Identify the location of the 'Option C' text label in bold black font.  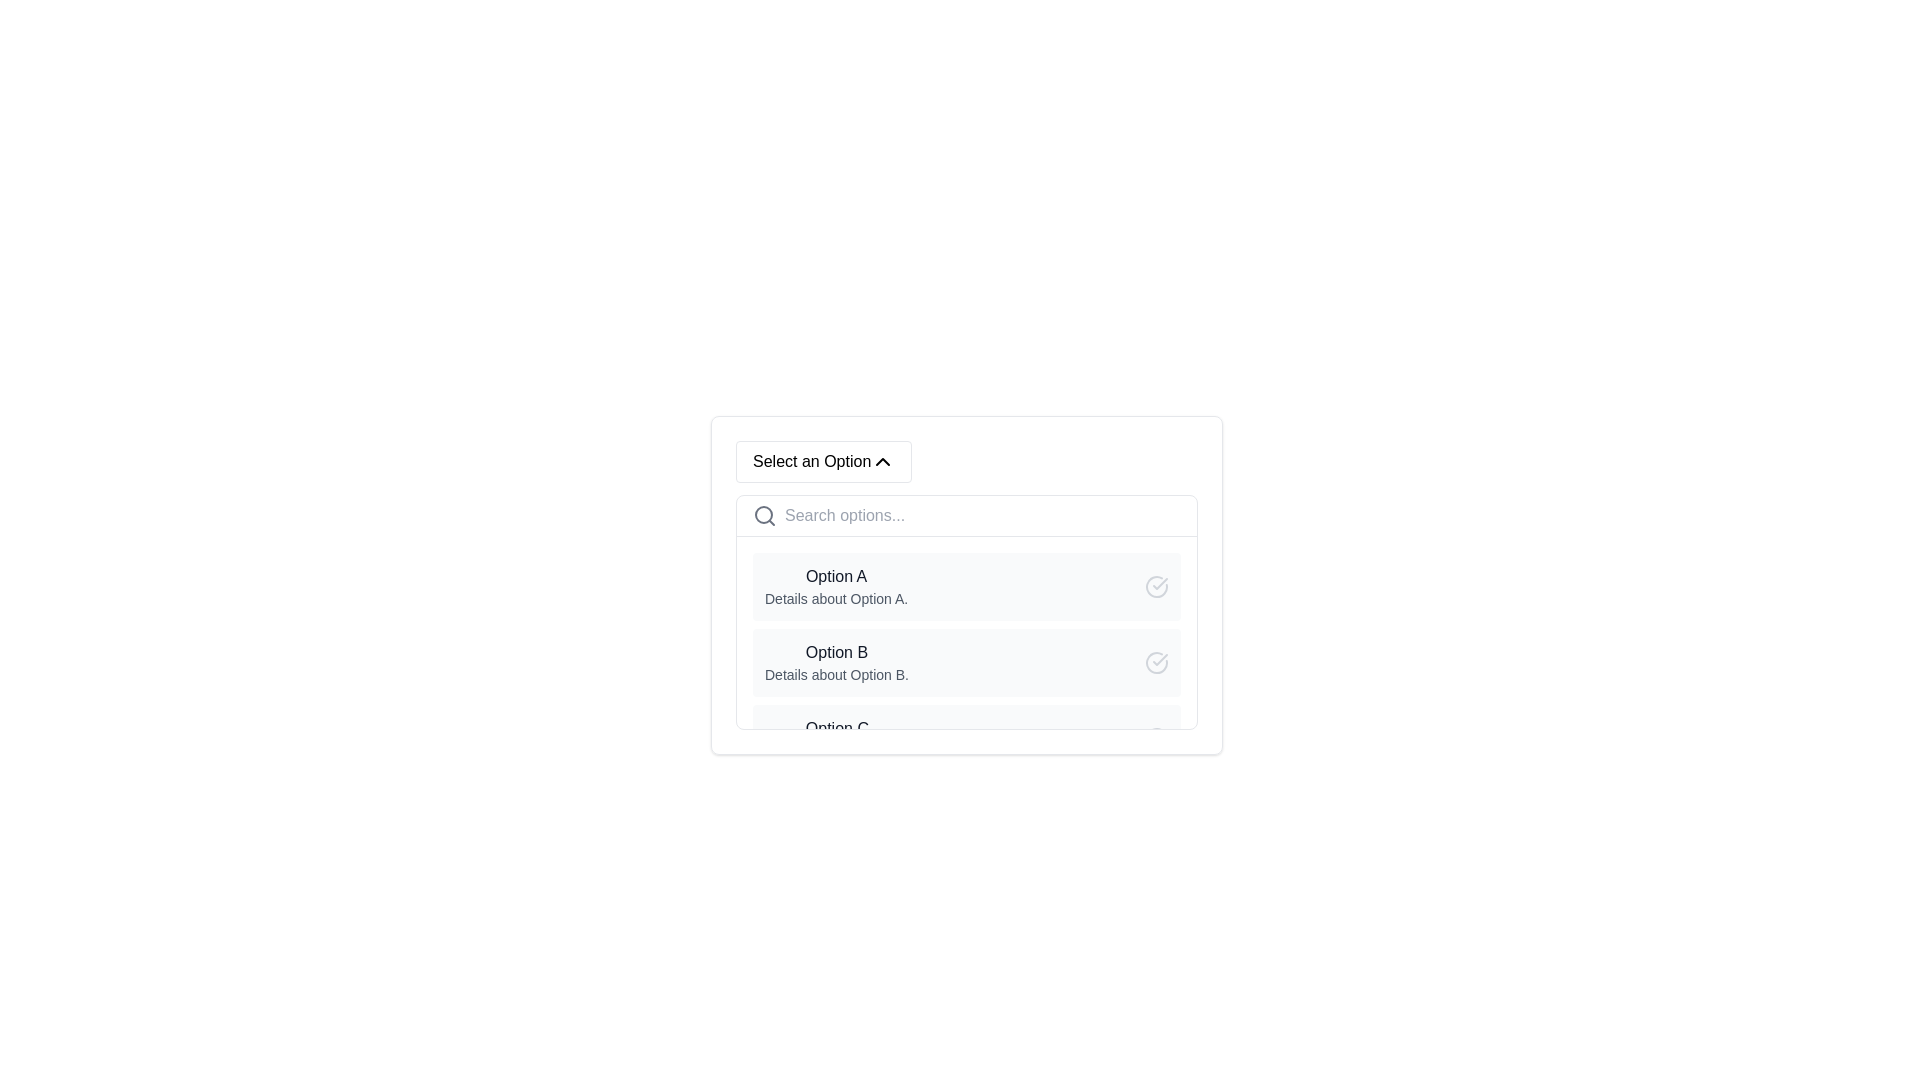
(837, 729).